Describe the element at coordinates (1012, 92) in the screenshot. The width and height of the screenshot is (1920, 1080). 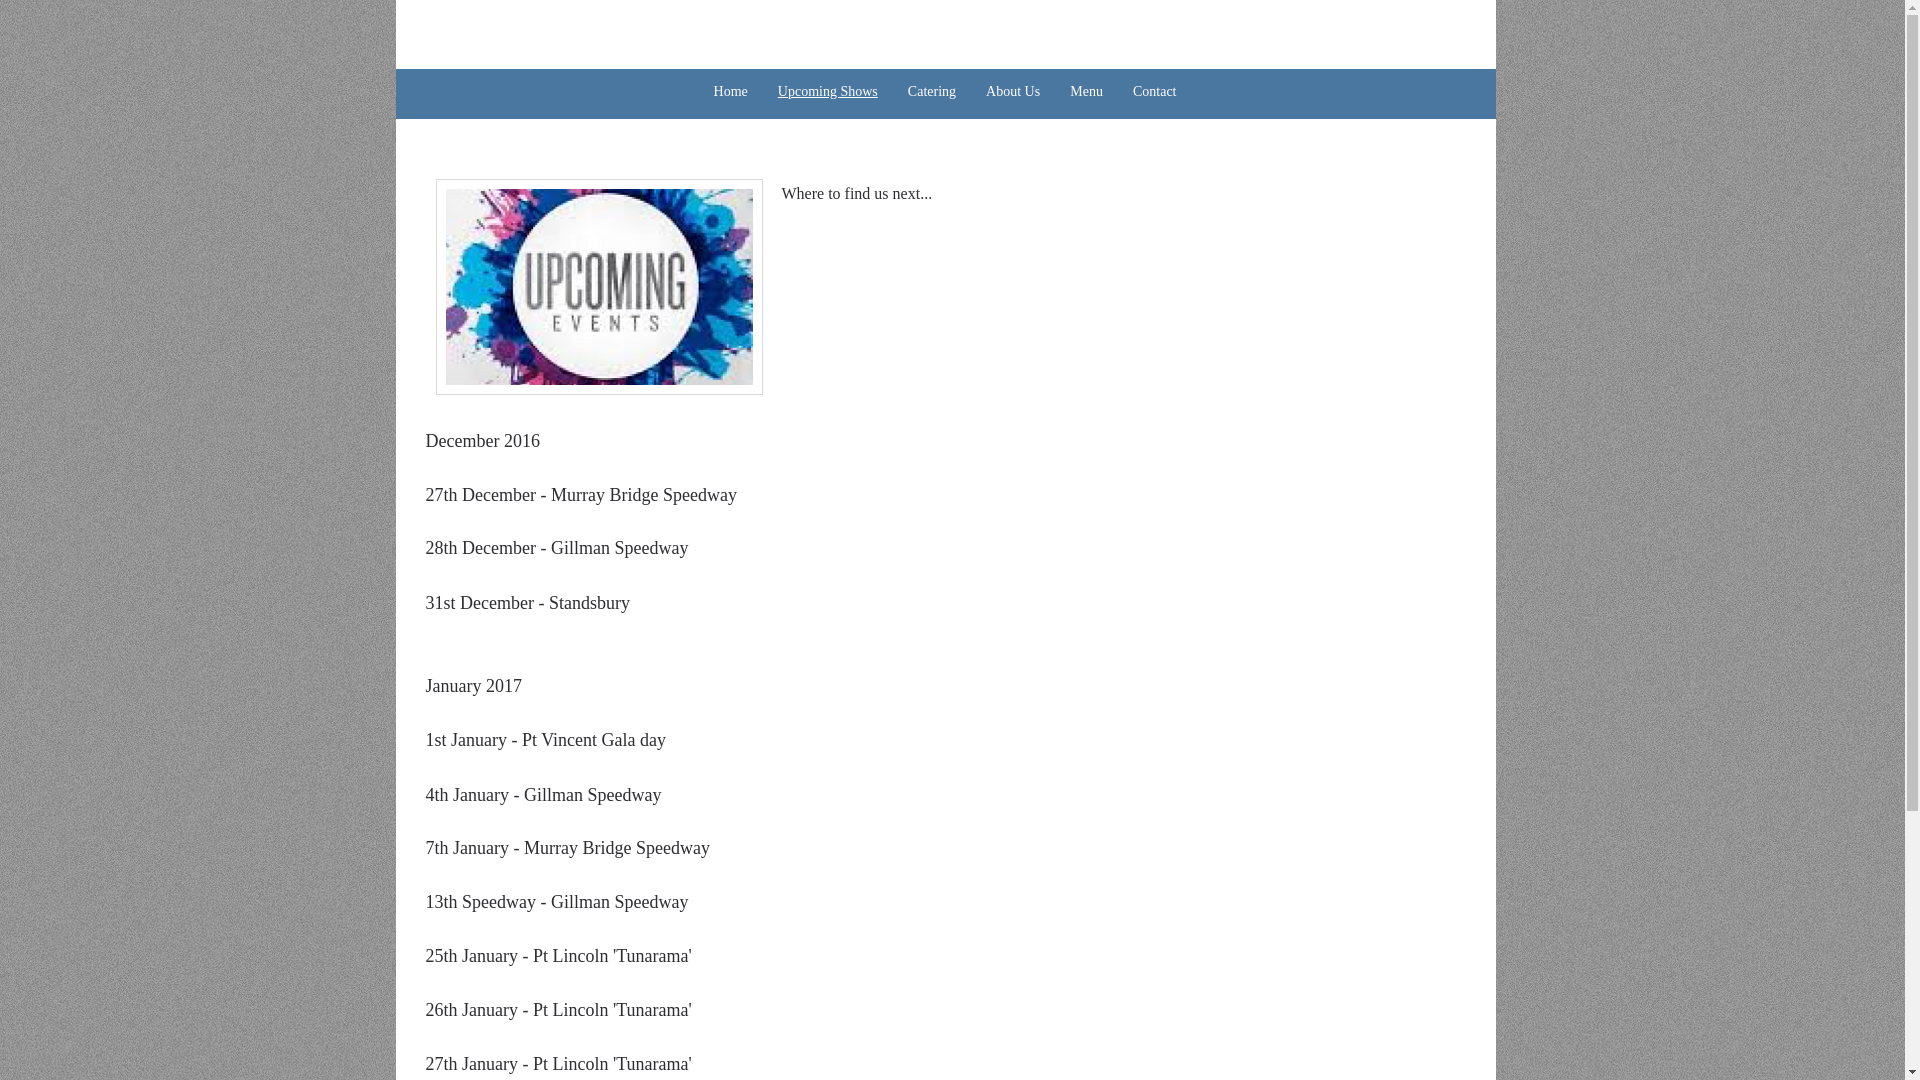
I see `'About Us'` at that location.